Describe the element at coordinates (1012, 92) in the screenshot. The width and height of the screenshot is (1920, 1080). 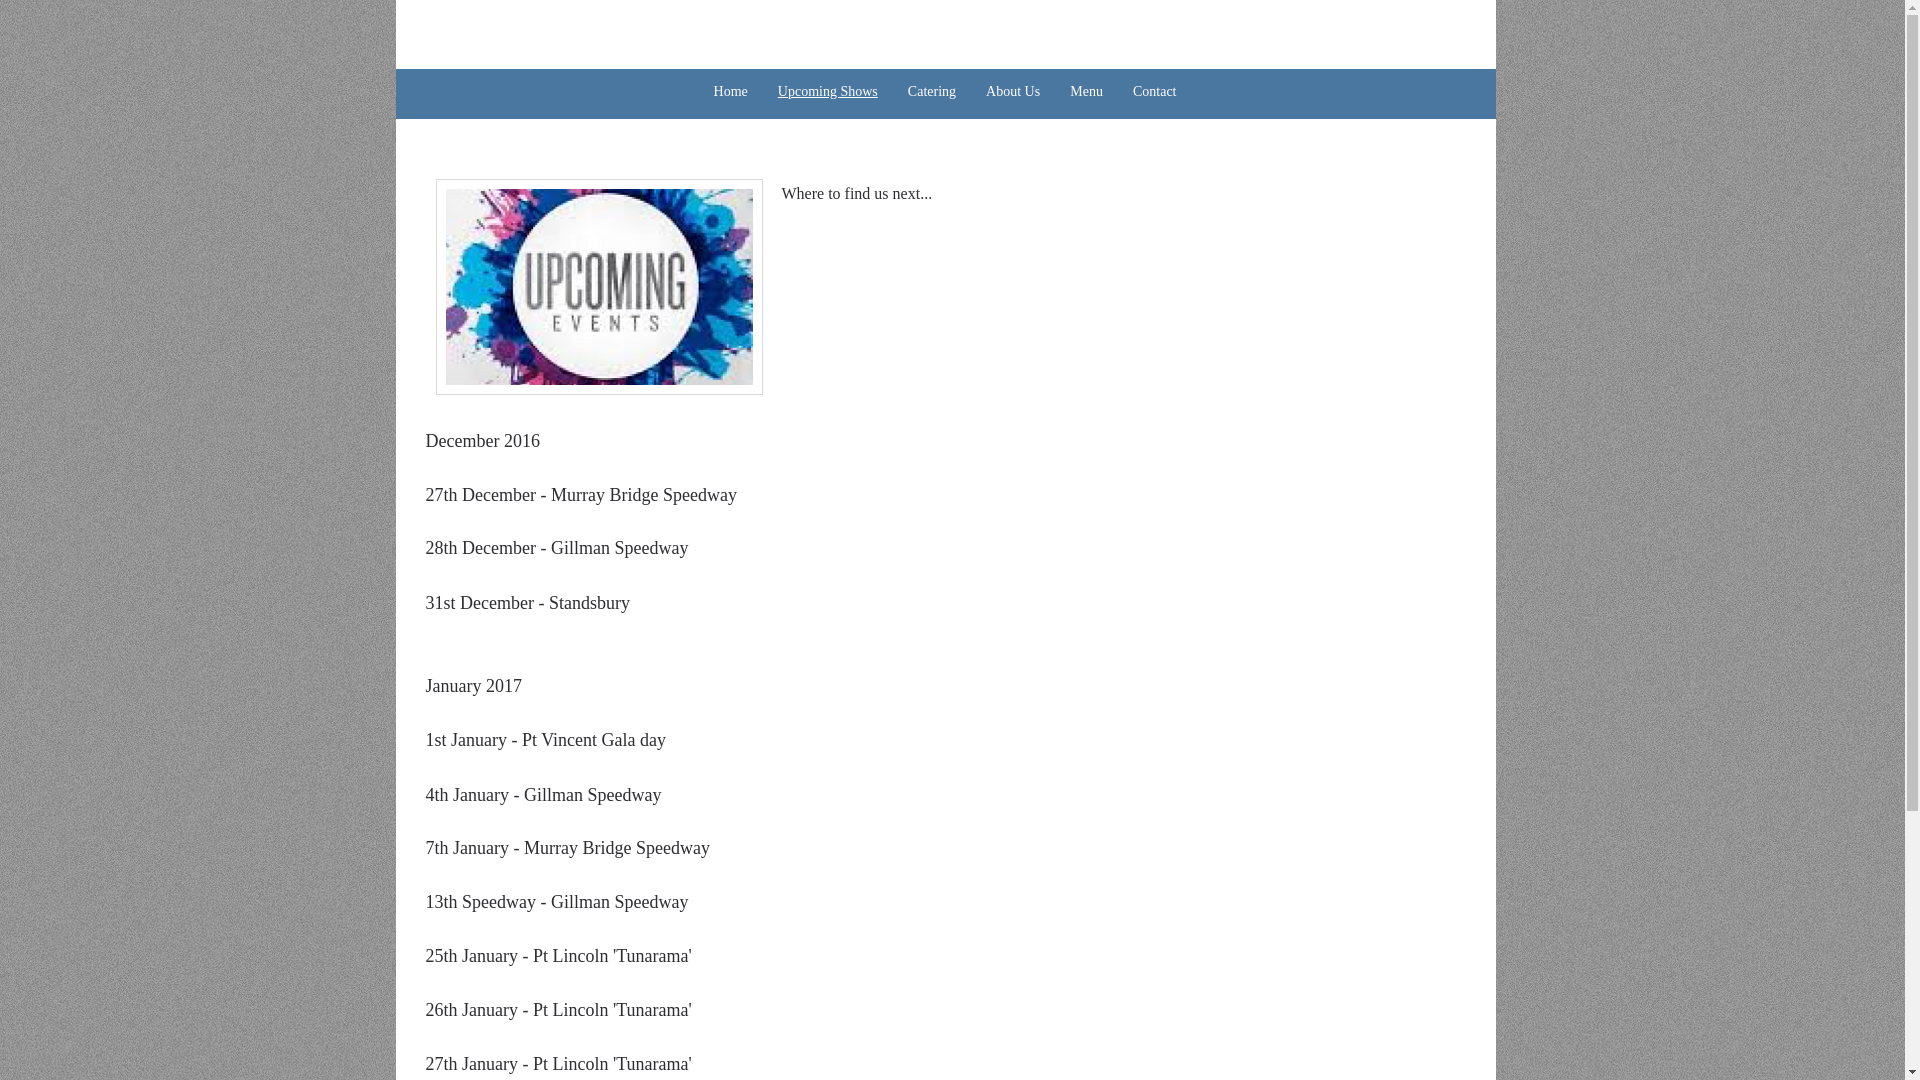
I see `'About Us'` at that location.